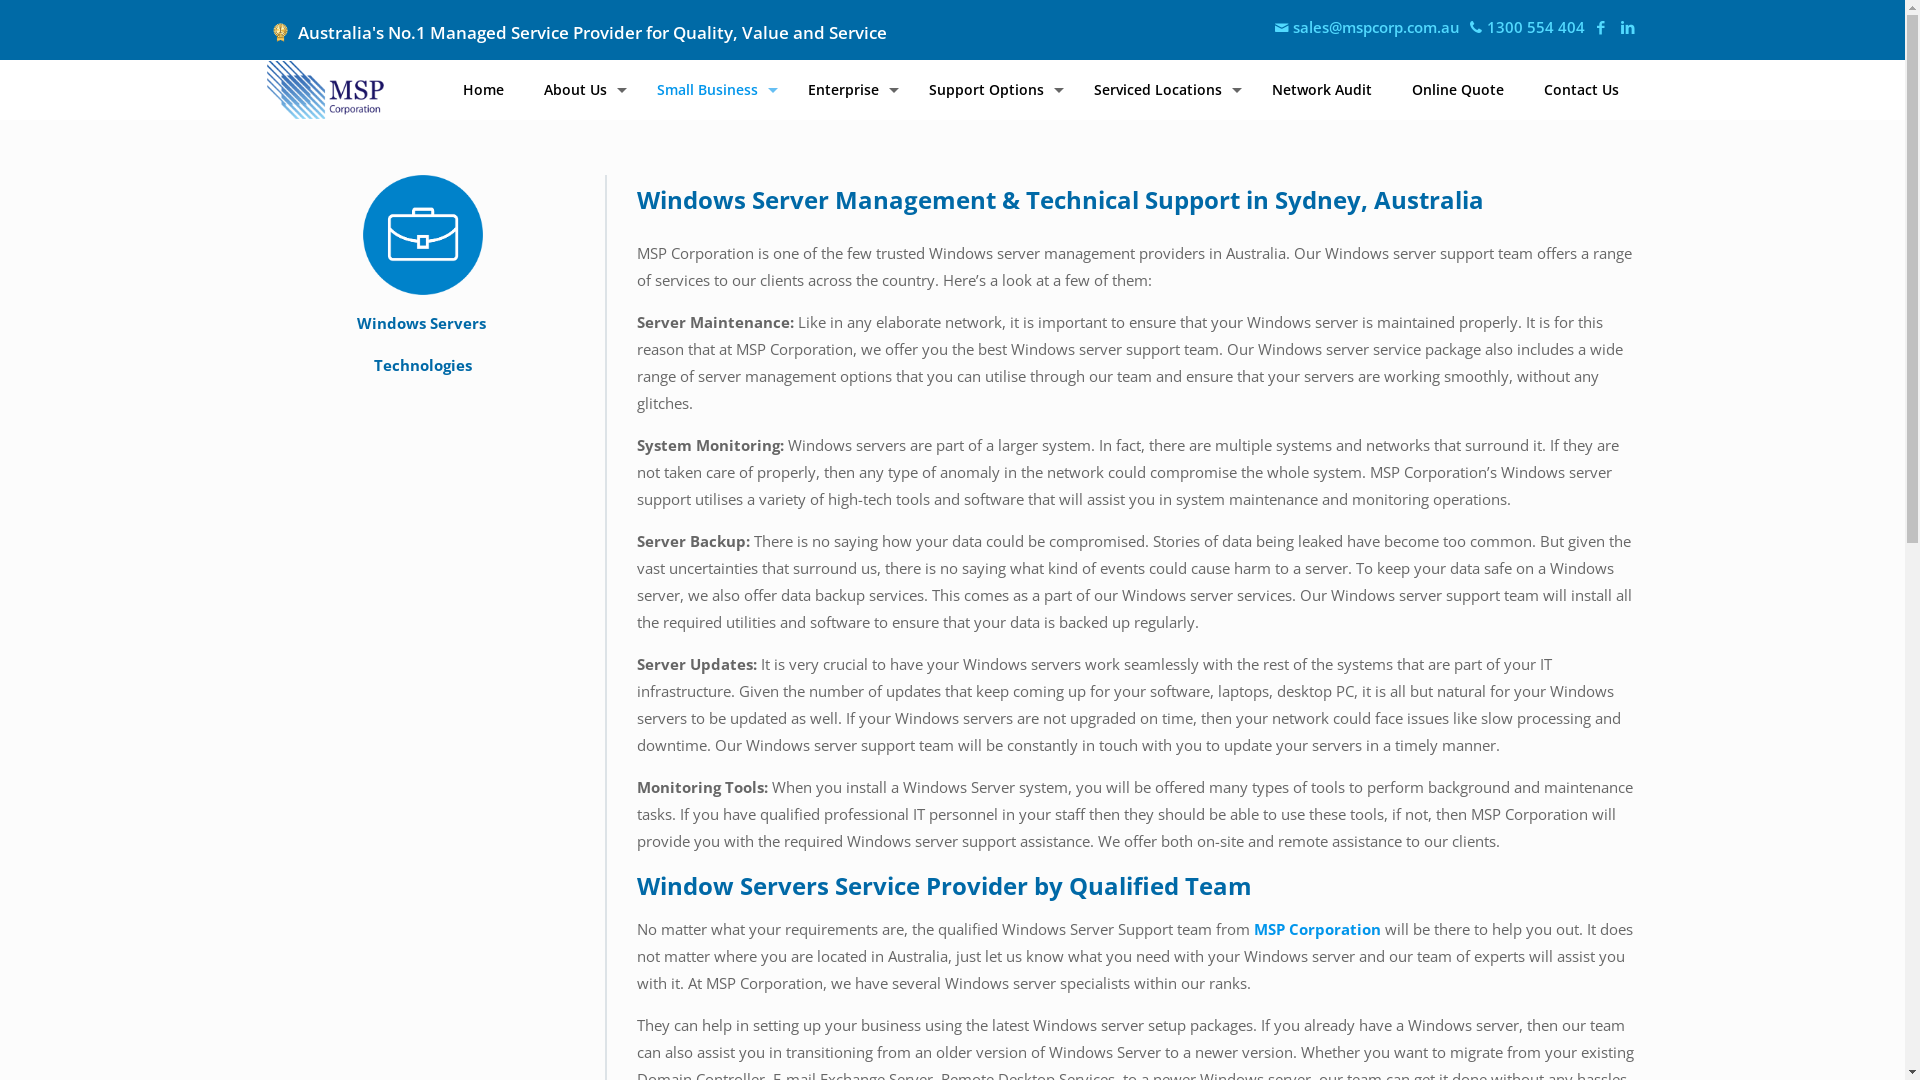  I want to click on 'Facebook', so click(1600, 27).